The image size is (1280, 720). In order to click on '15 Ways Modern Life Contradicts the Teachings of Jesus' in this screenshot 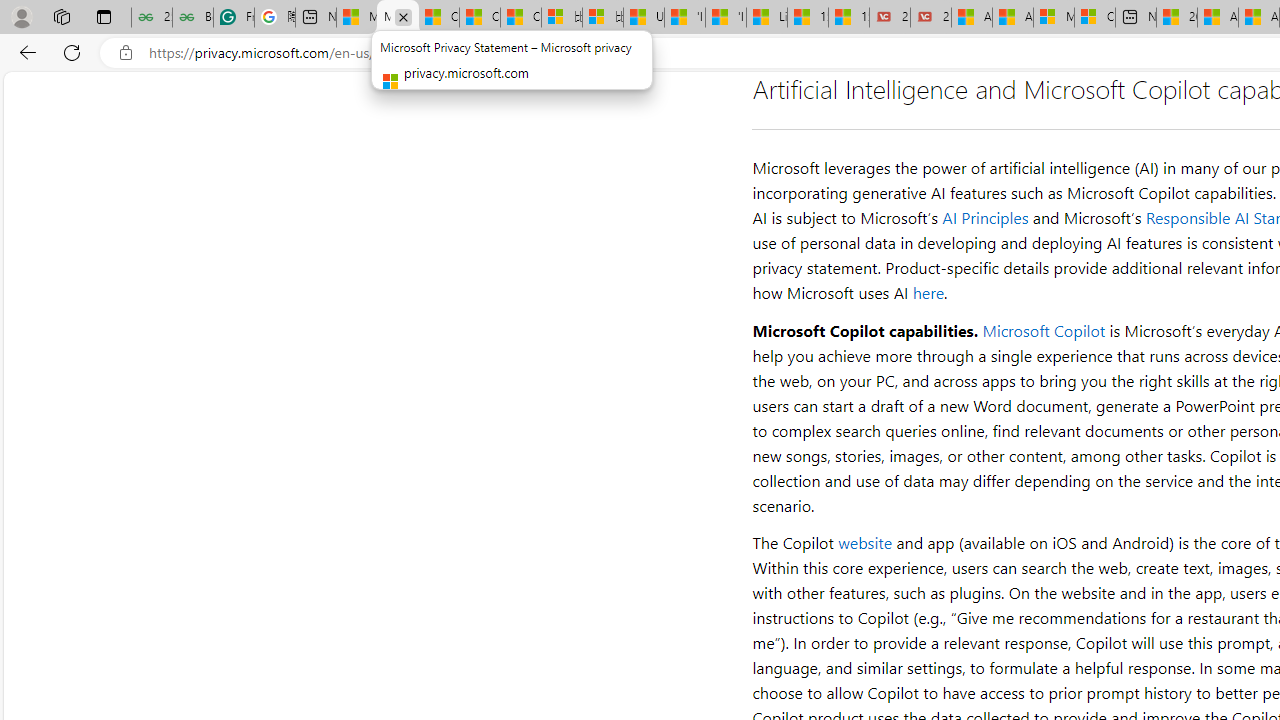, I will do `click(849, 17)`.